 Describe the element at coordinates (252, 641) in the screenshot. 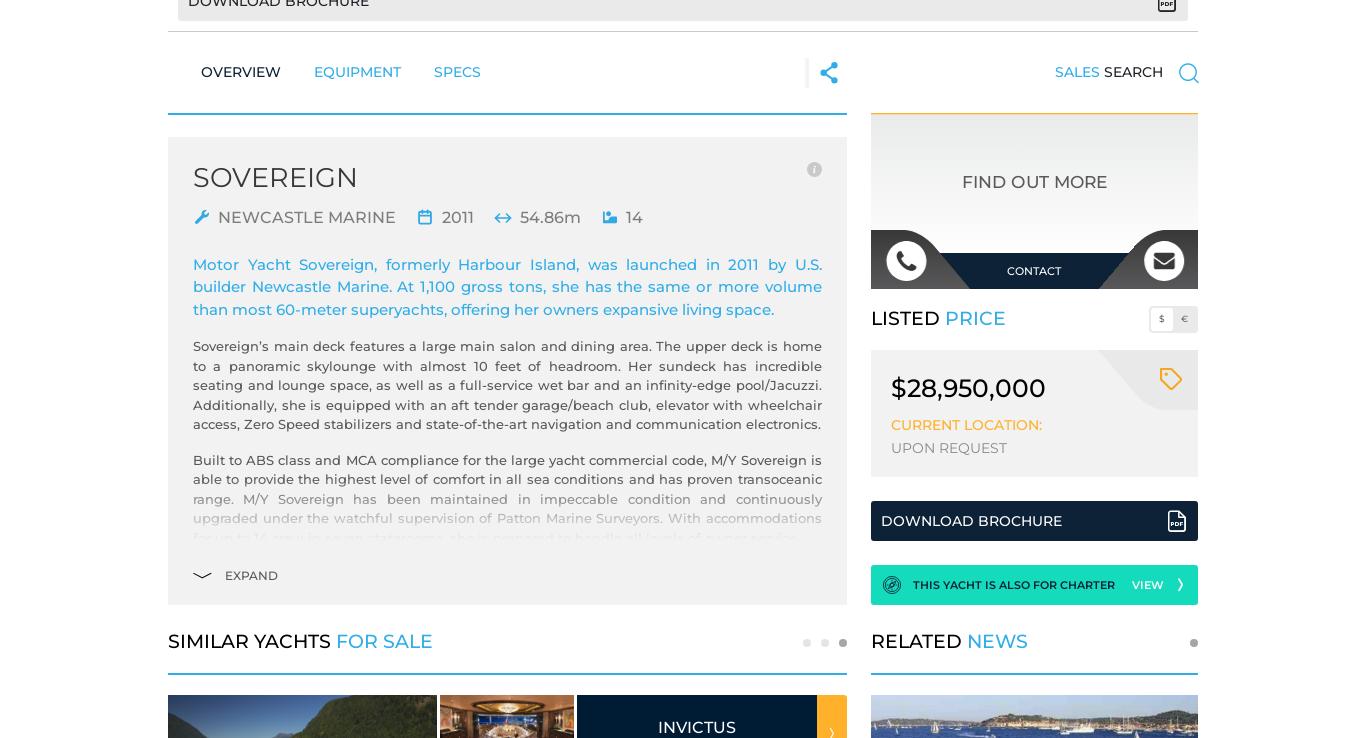

I see `'Similar 
          yachts'` at that location.